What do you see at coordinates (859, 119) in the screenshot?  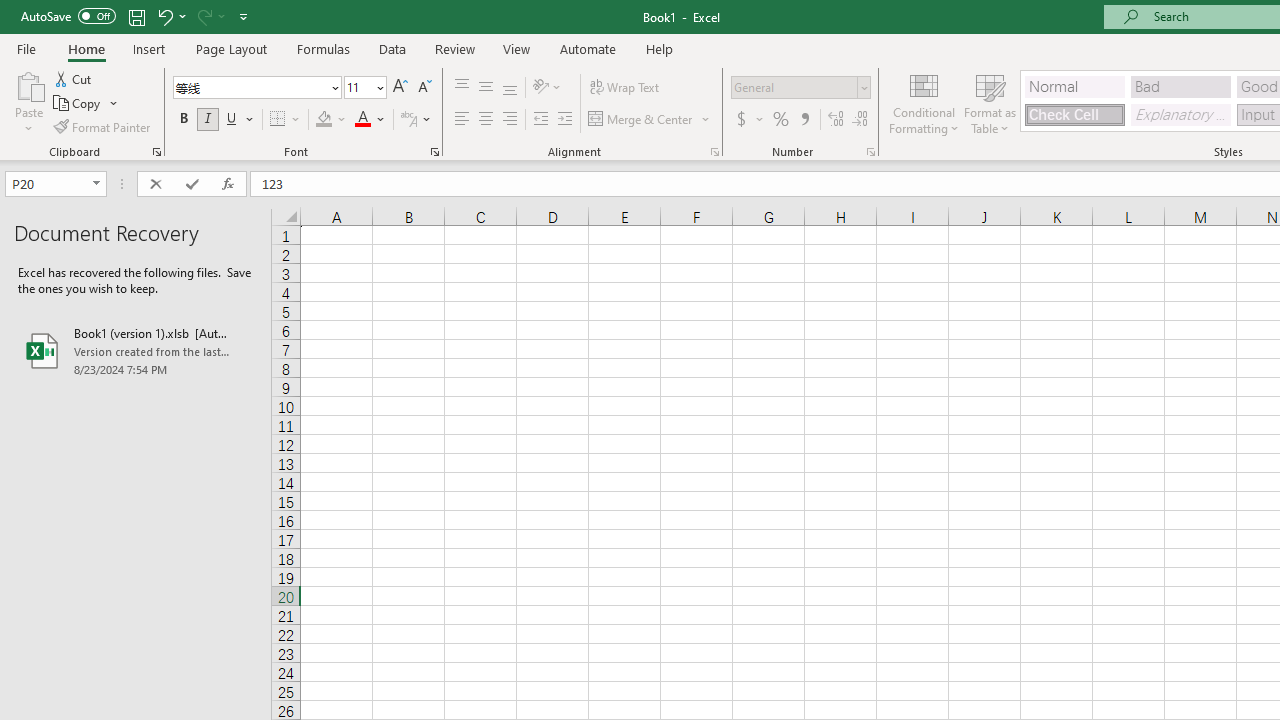 I see `'Decrease Decimal'` at bounding box center [859, 119].